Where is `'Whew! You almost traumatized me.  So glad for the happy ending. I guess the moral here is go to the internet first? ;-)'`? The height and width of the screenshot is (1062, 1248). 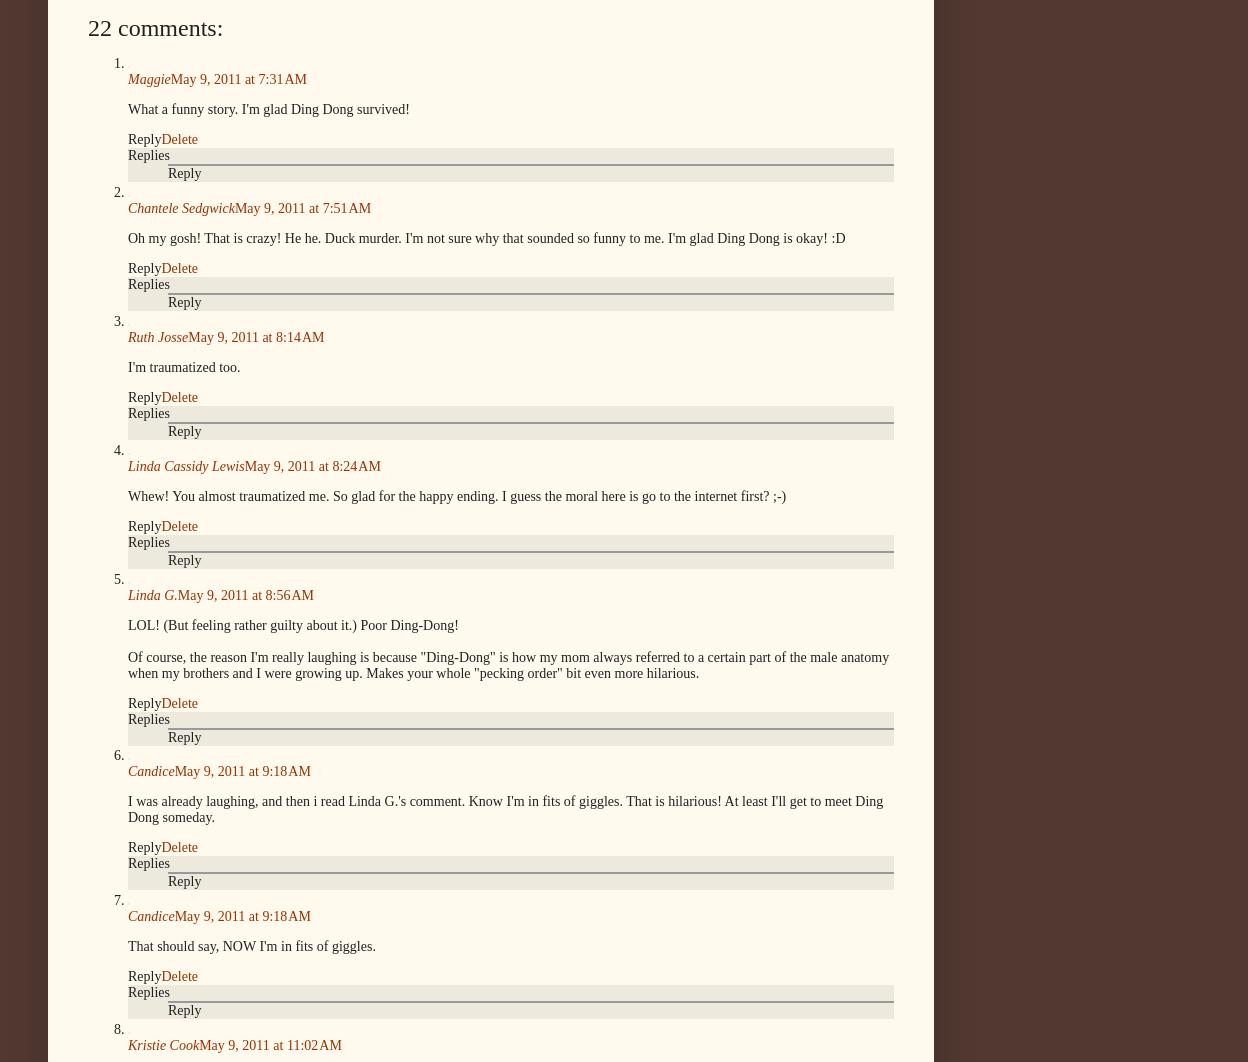 'Whew! You almost traumatized me.  So glad for the happy ending. I guess the moral here is go to the internet first? ;-)' is located at coordinates (457, 494).